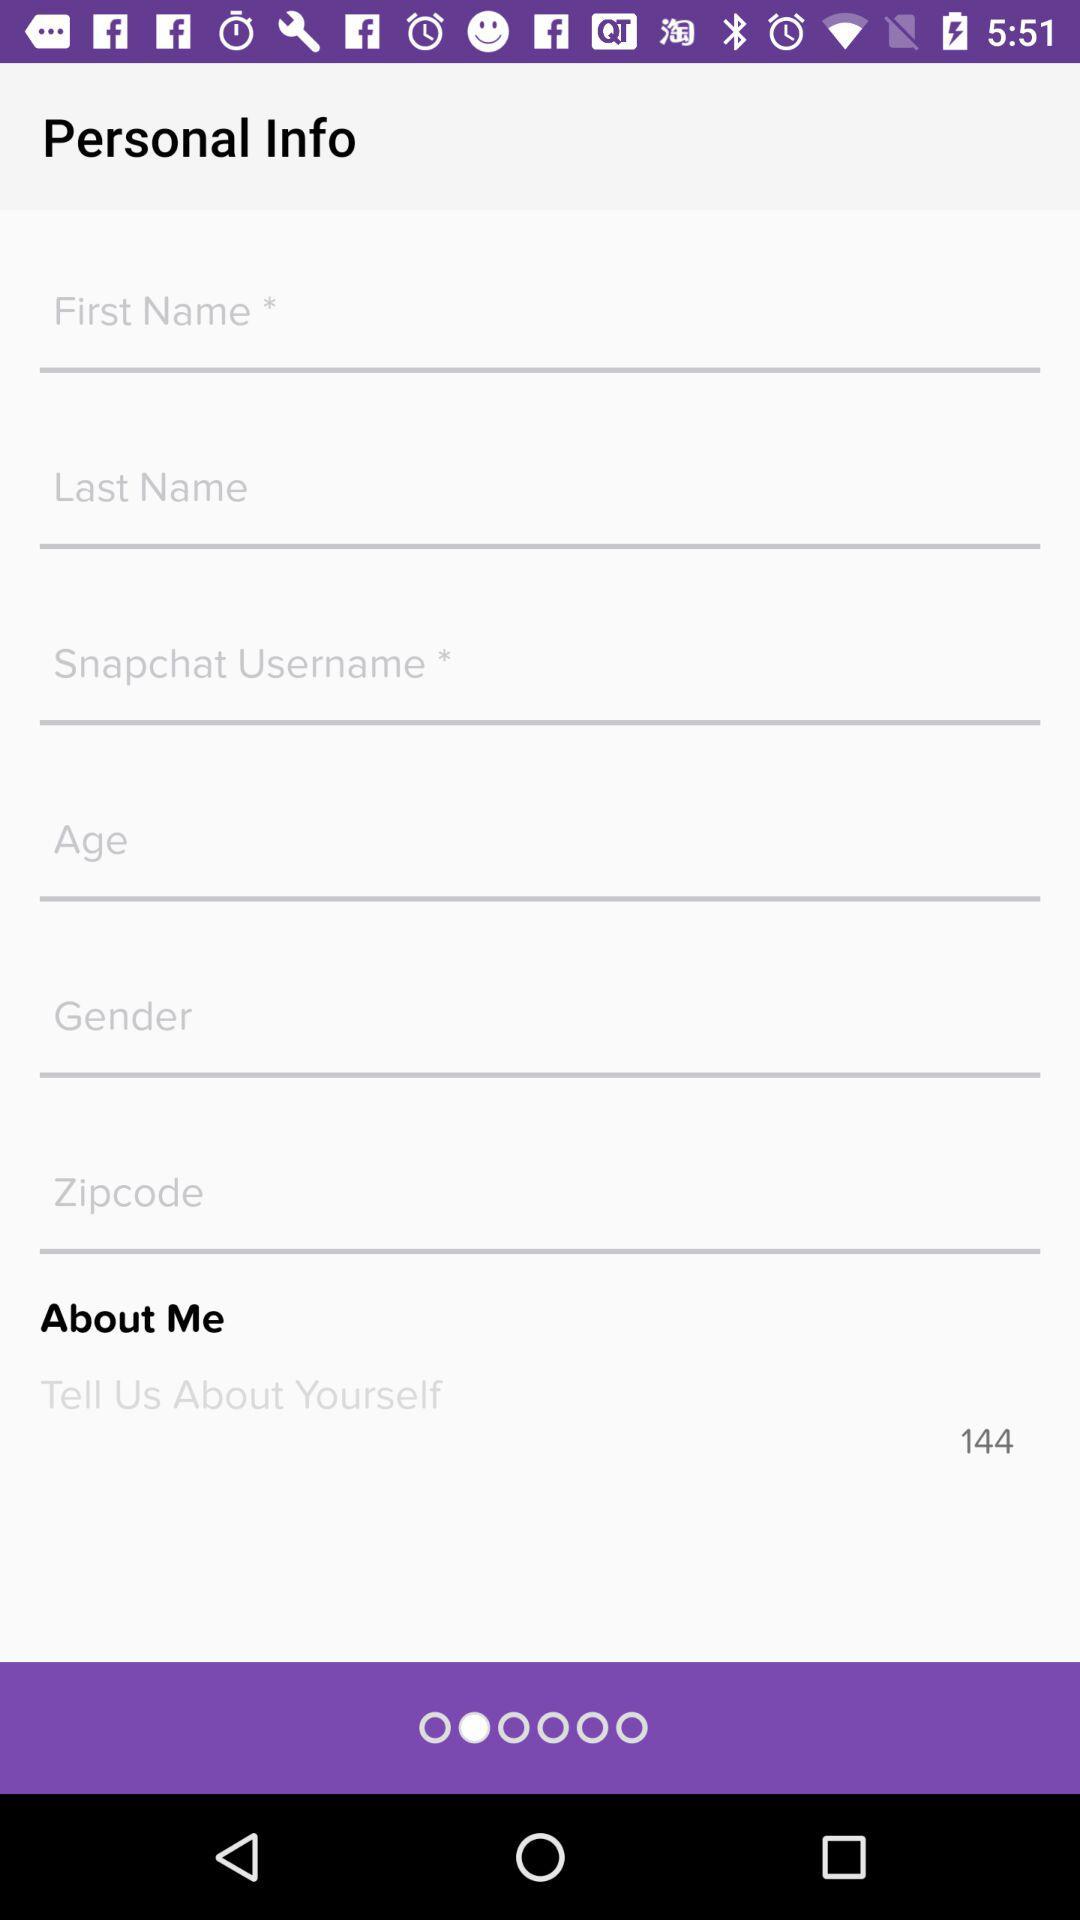  I want to click on icon above the 144, so click(540, 1394).